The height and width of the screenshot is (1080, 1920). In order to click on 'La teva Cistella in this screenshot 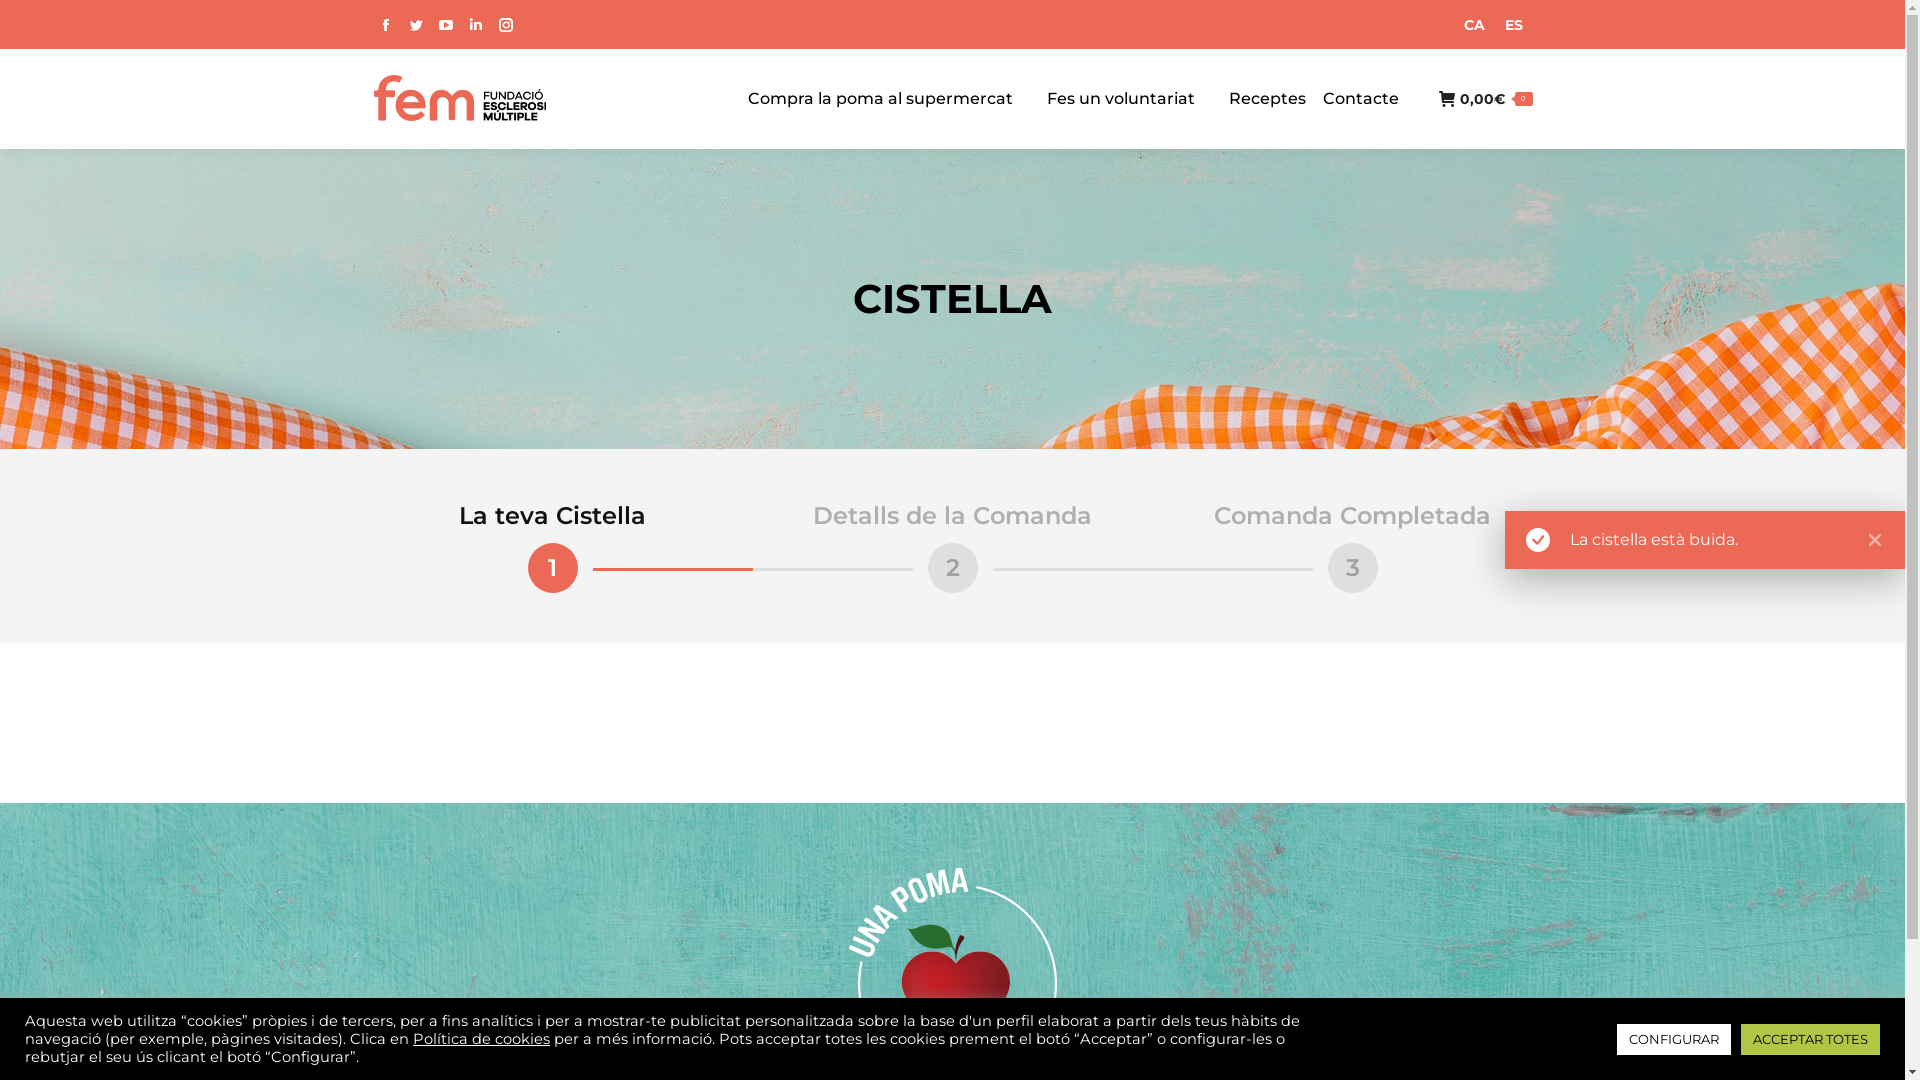, I will do `click(351, 546)`.